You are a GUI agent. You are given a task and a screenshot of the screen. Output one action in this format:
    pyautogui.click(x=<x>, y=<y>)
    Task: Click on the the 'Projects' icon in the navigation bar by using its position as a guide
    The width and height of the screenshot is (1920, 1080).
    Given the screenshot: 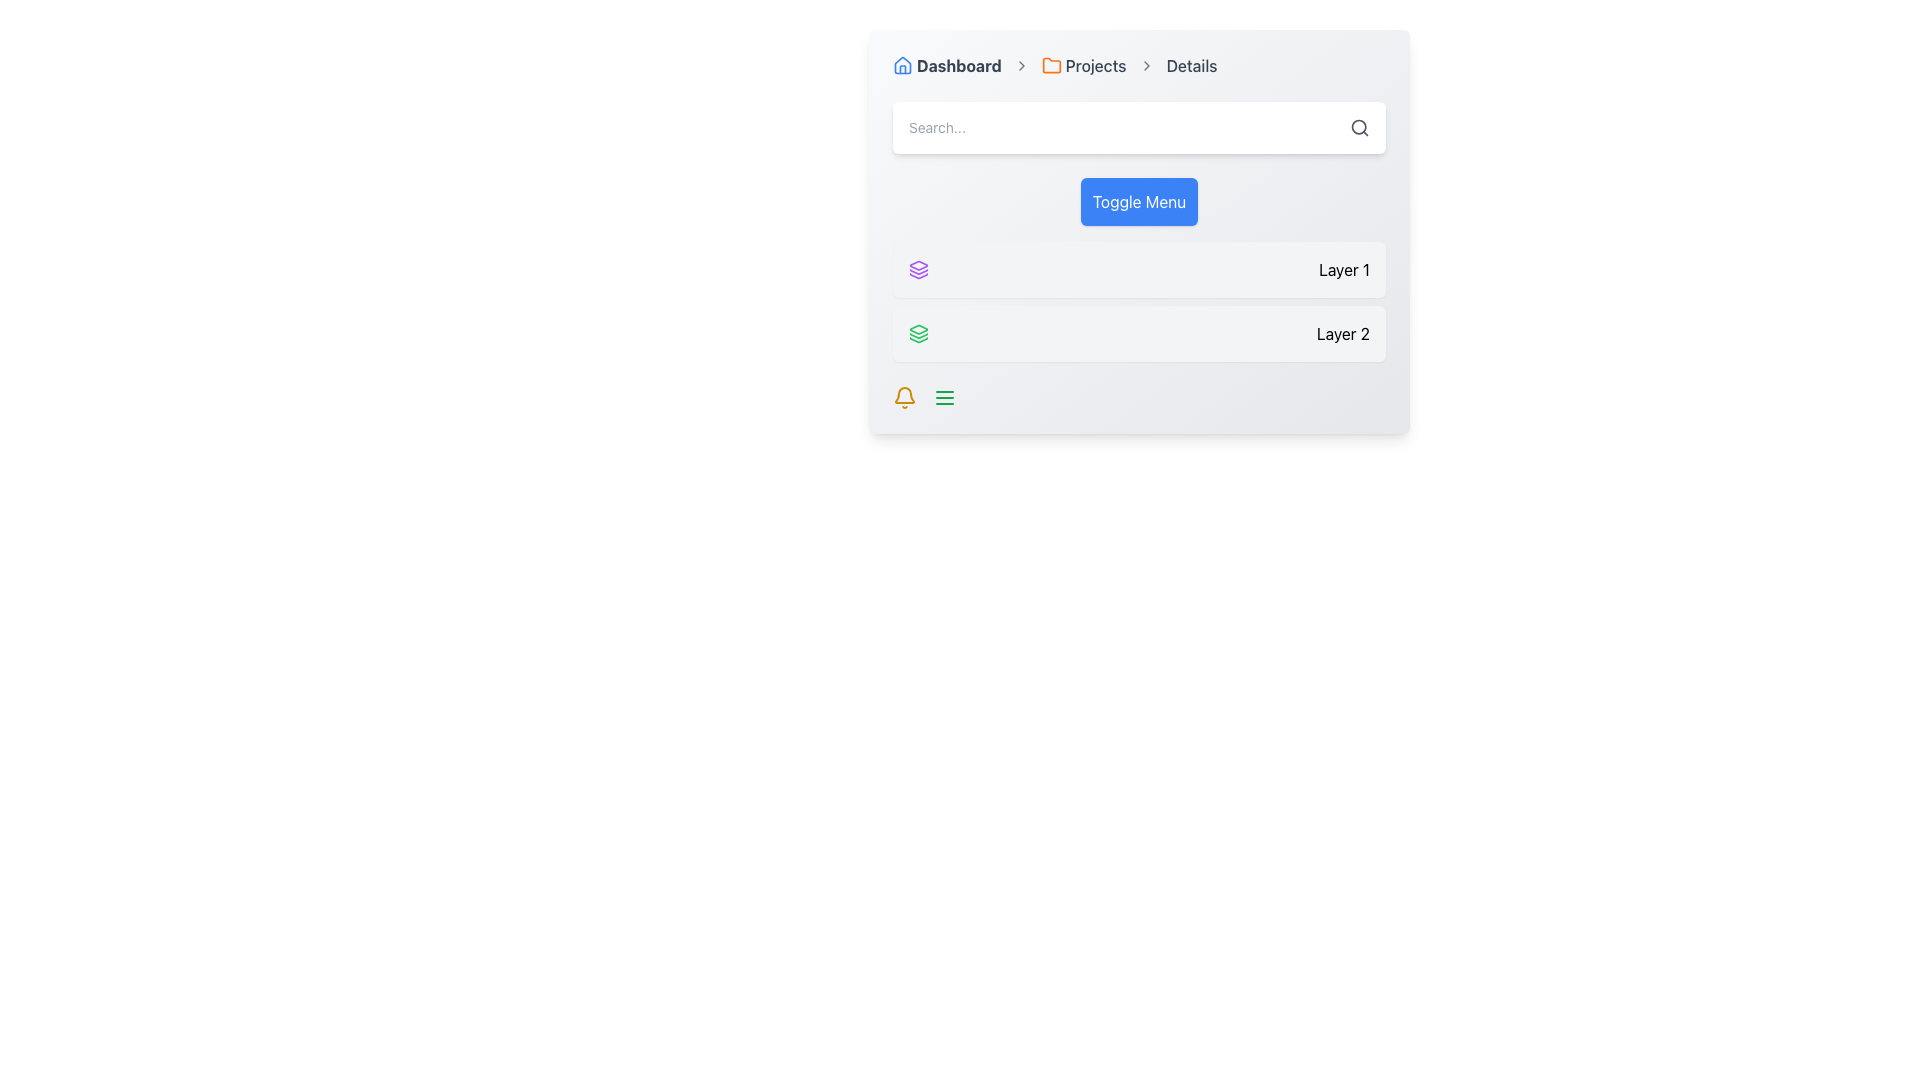 What is the action you would take?
    pyautogui.click(x=1050, y=64)
    